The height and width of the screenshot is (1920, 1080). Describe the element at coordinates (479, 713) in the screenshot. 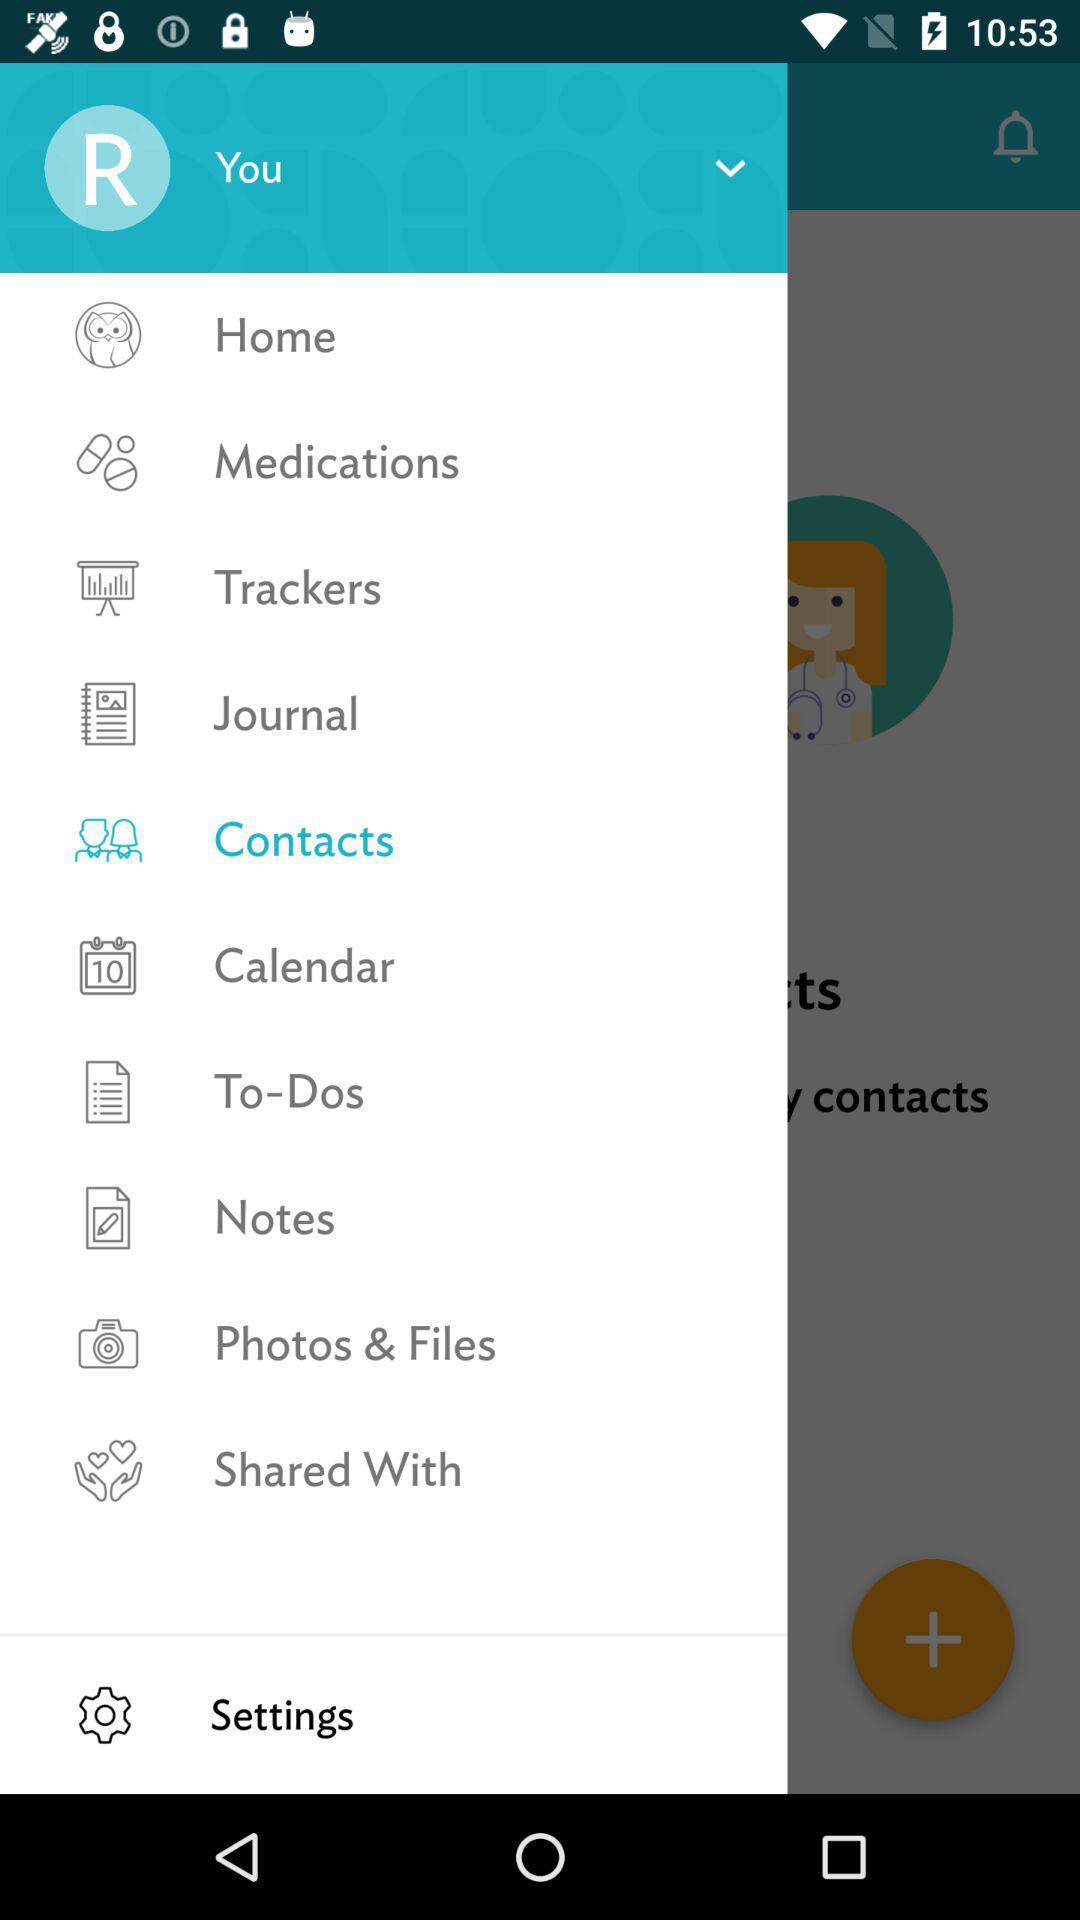

I see `the icon above the contacts icon` at that location.